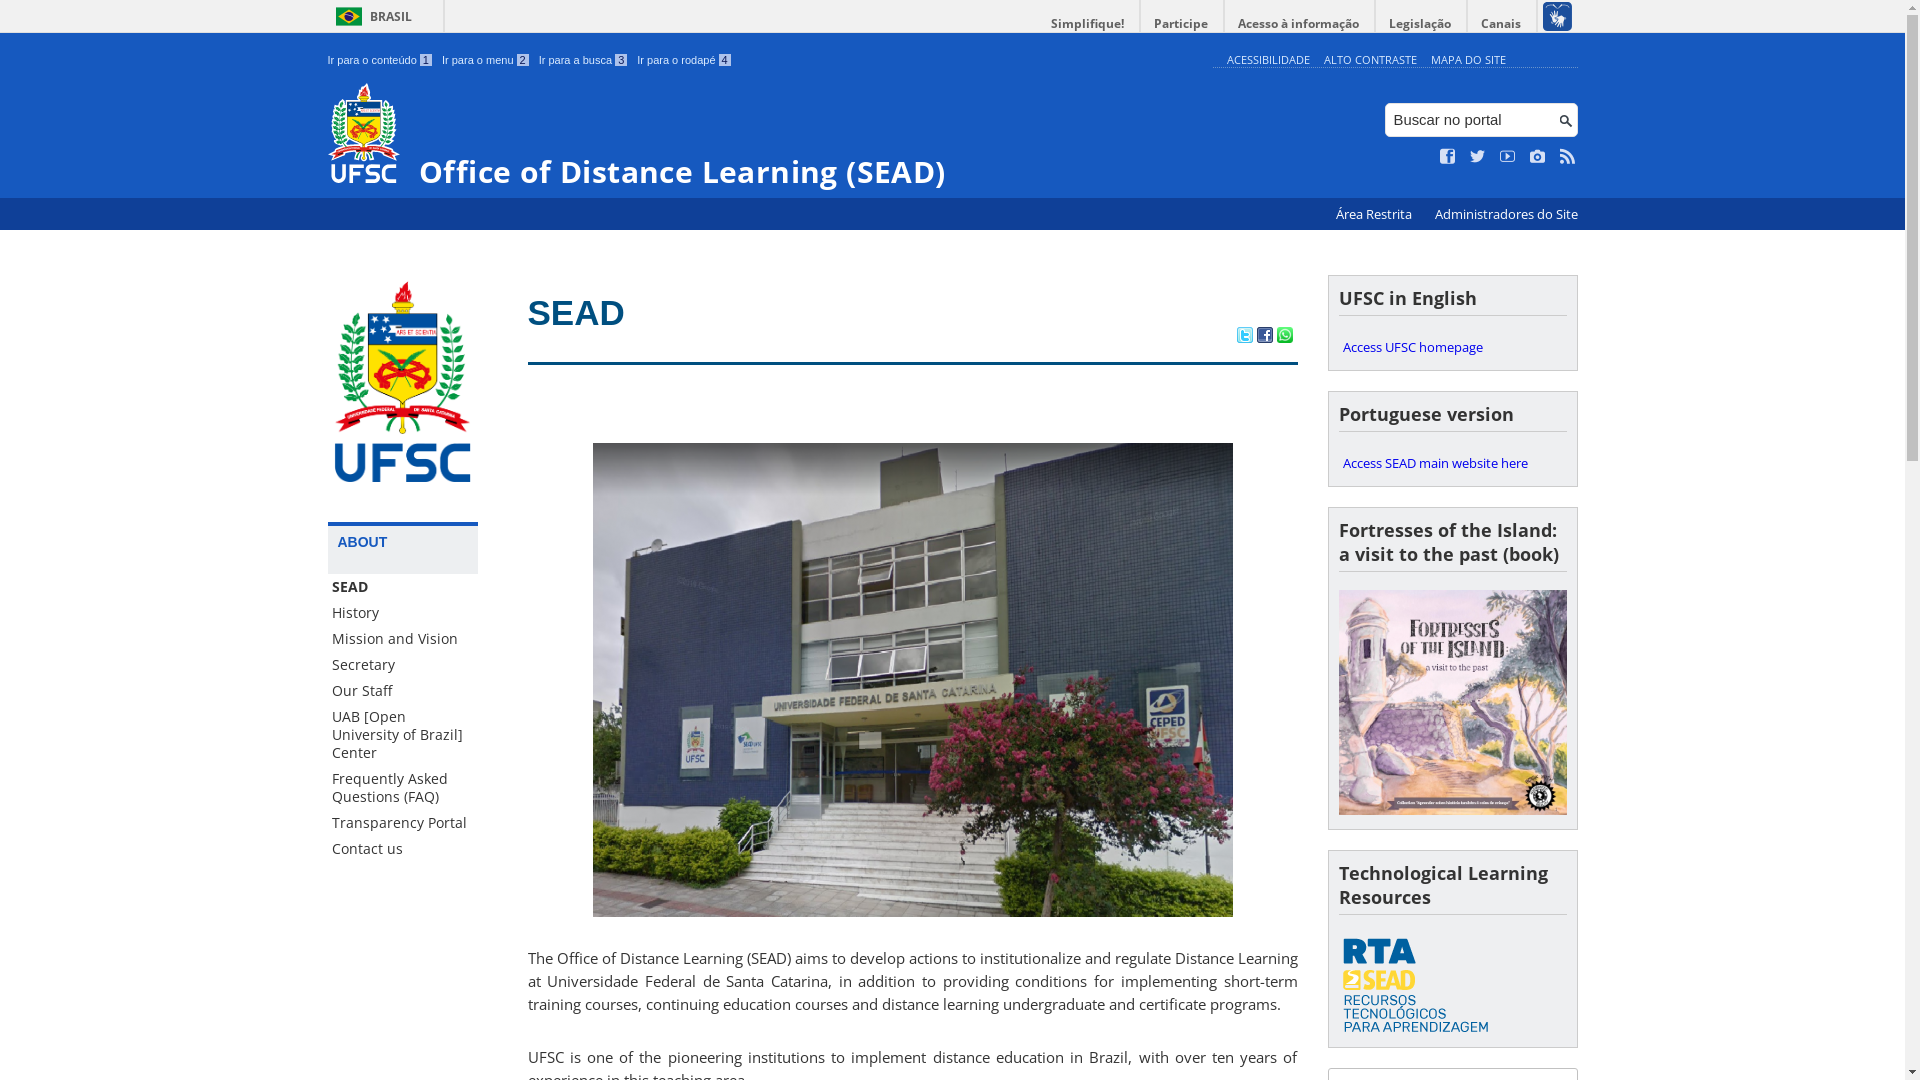 The height and width of the screenshot is (1080, 1920). Describe the element at coordinates (1440, 156) in the screenshot. I see `'Curta no Facebook'` at that location.